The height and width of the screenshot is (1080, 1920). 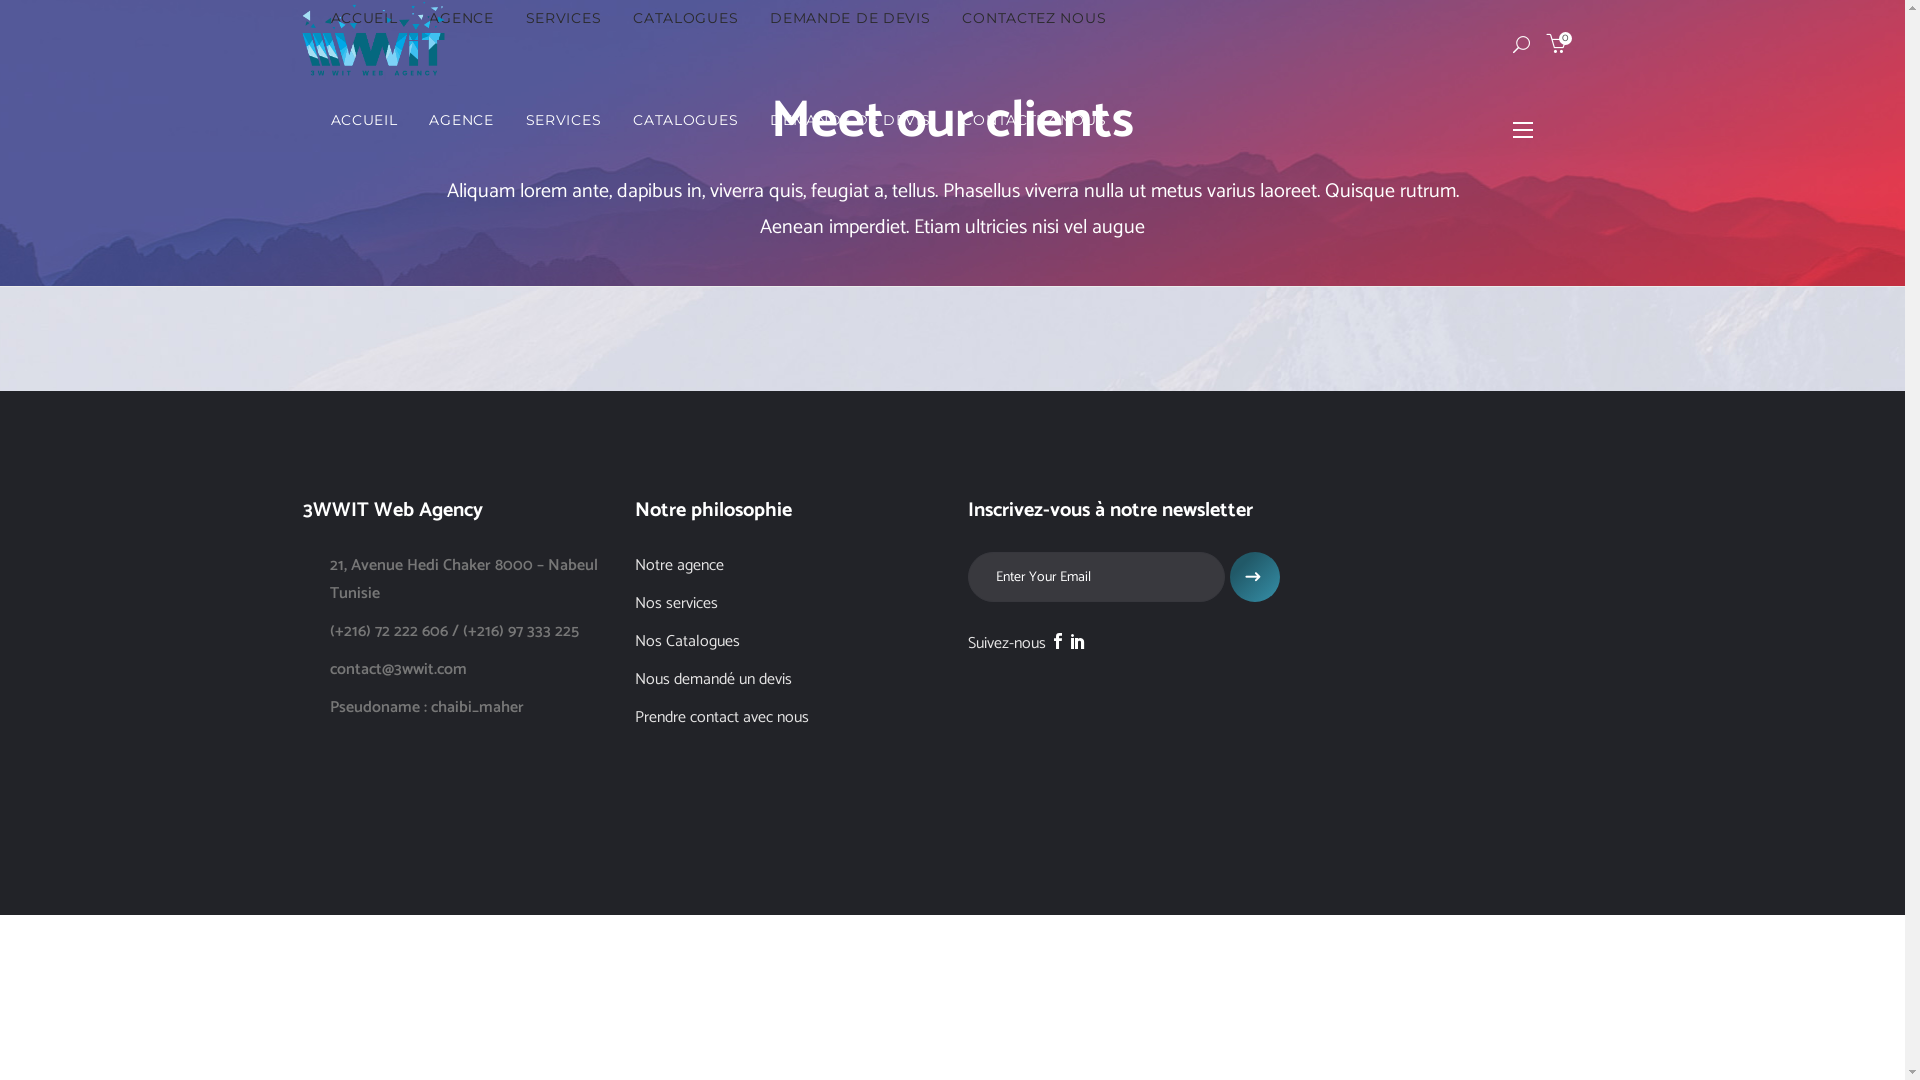 I want to click on 'CONTACTEZ NOUS', so click(x=1033, y=119).